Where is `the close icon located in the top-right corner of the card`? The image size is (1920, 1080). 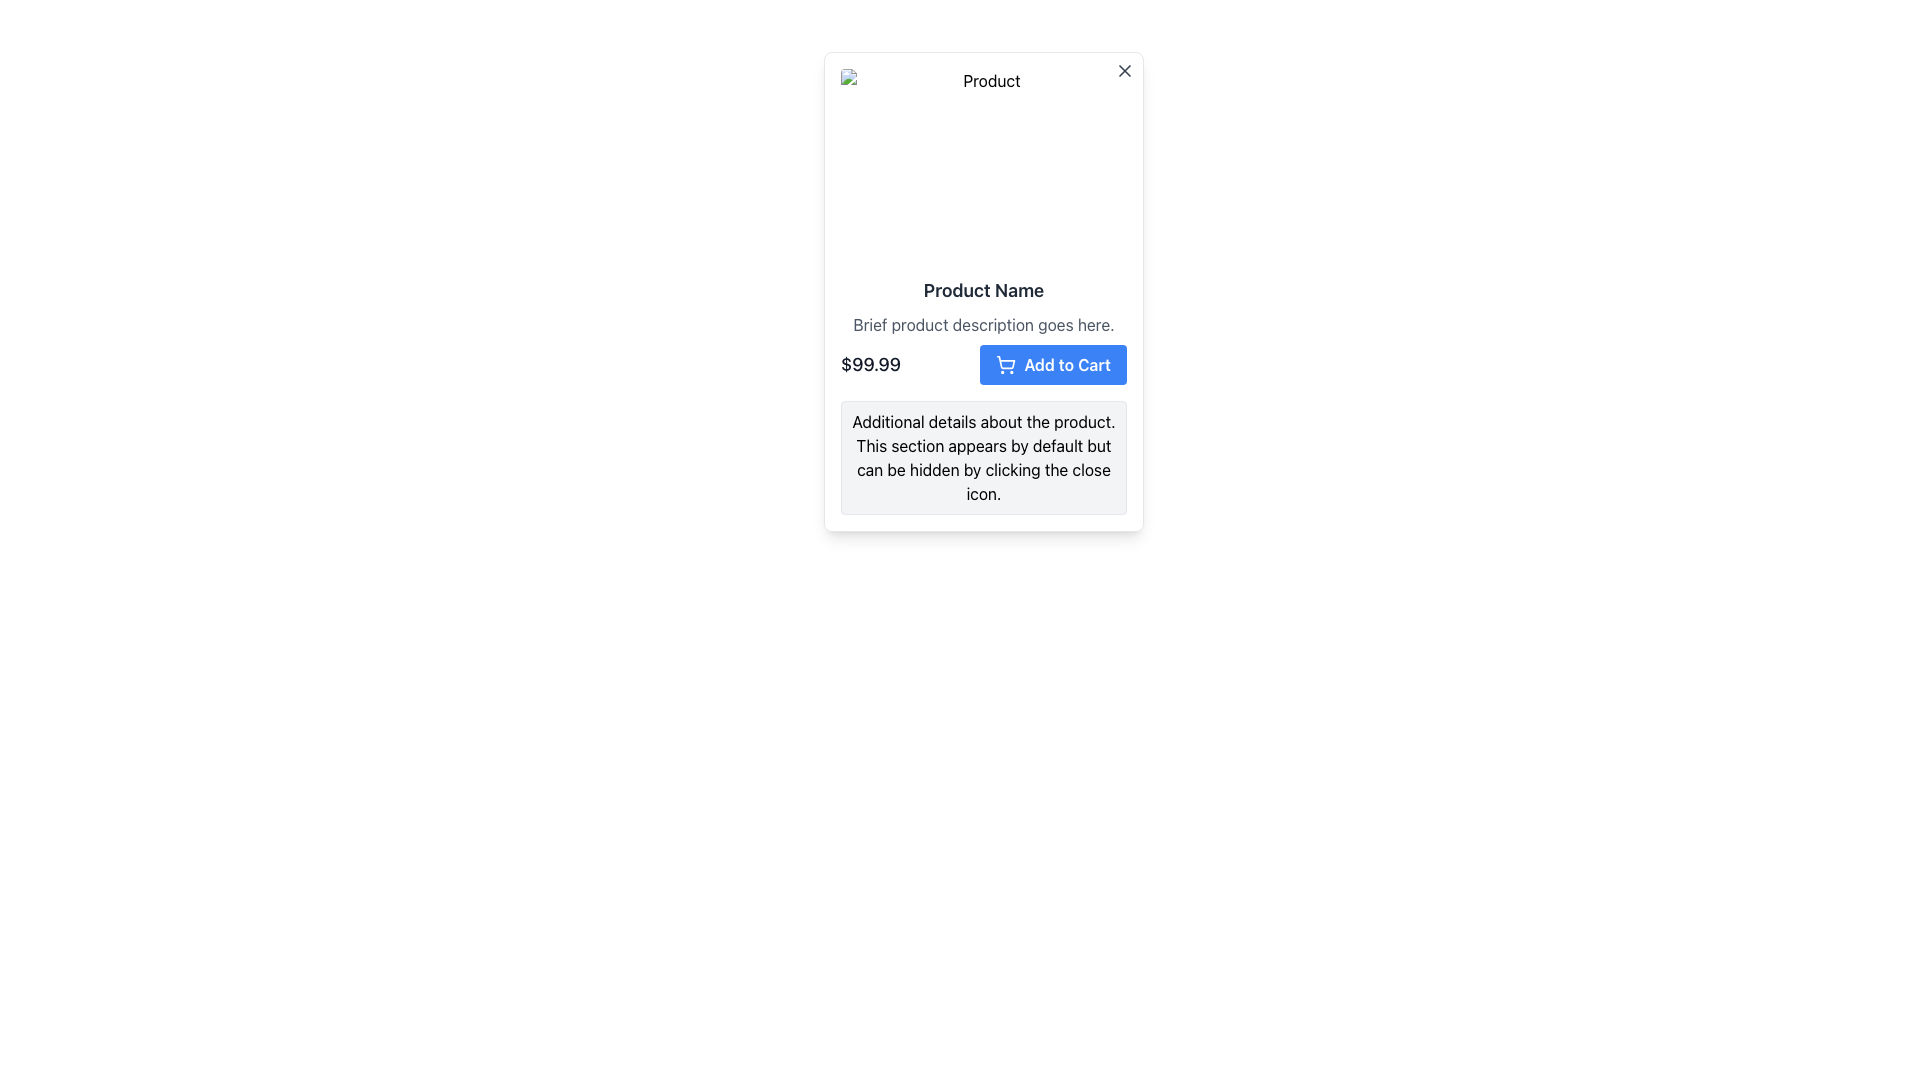 the close icon located in the top-right corner of the card is located at coordinates (1124, 69).